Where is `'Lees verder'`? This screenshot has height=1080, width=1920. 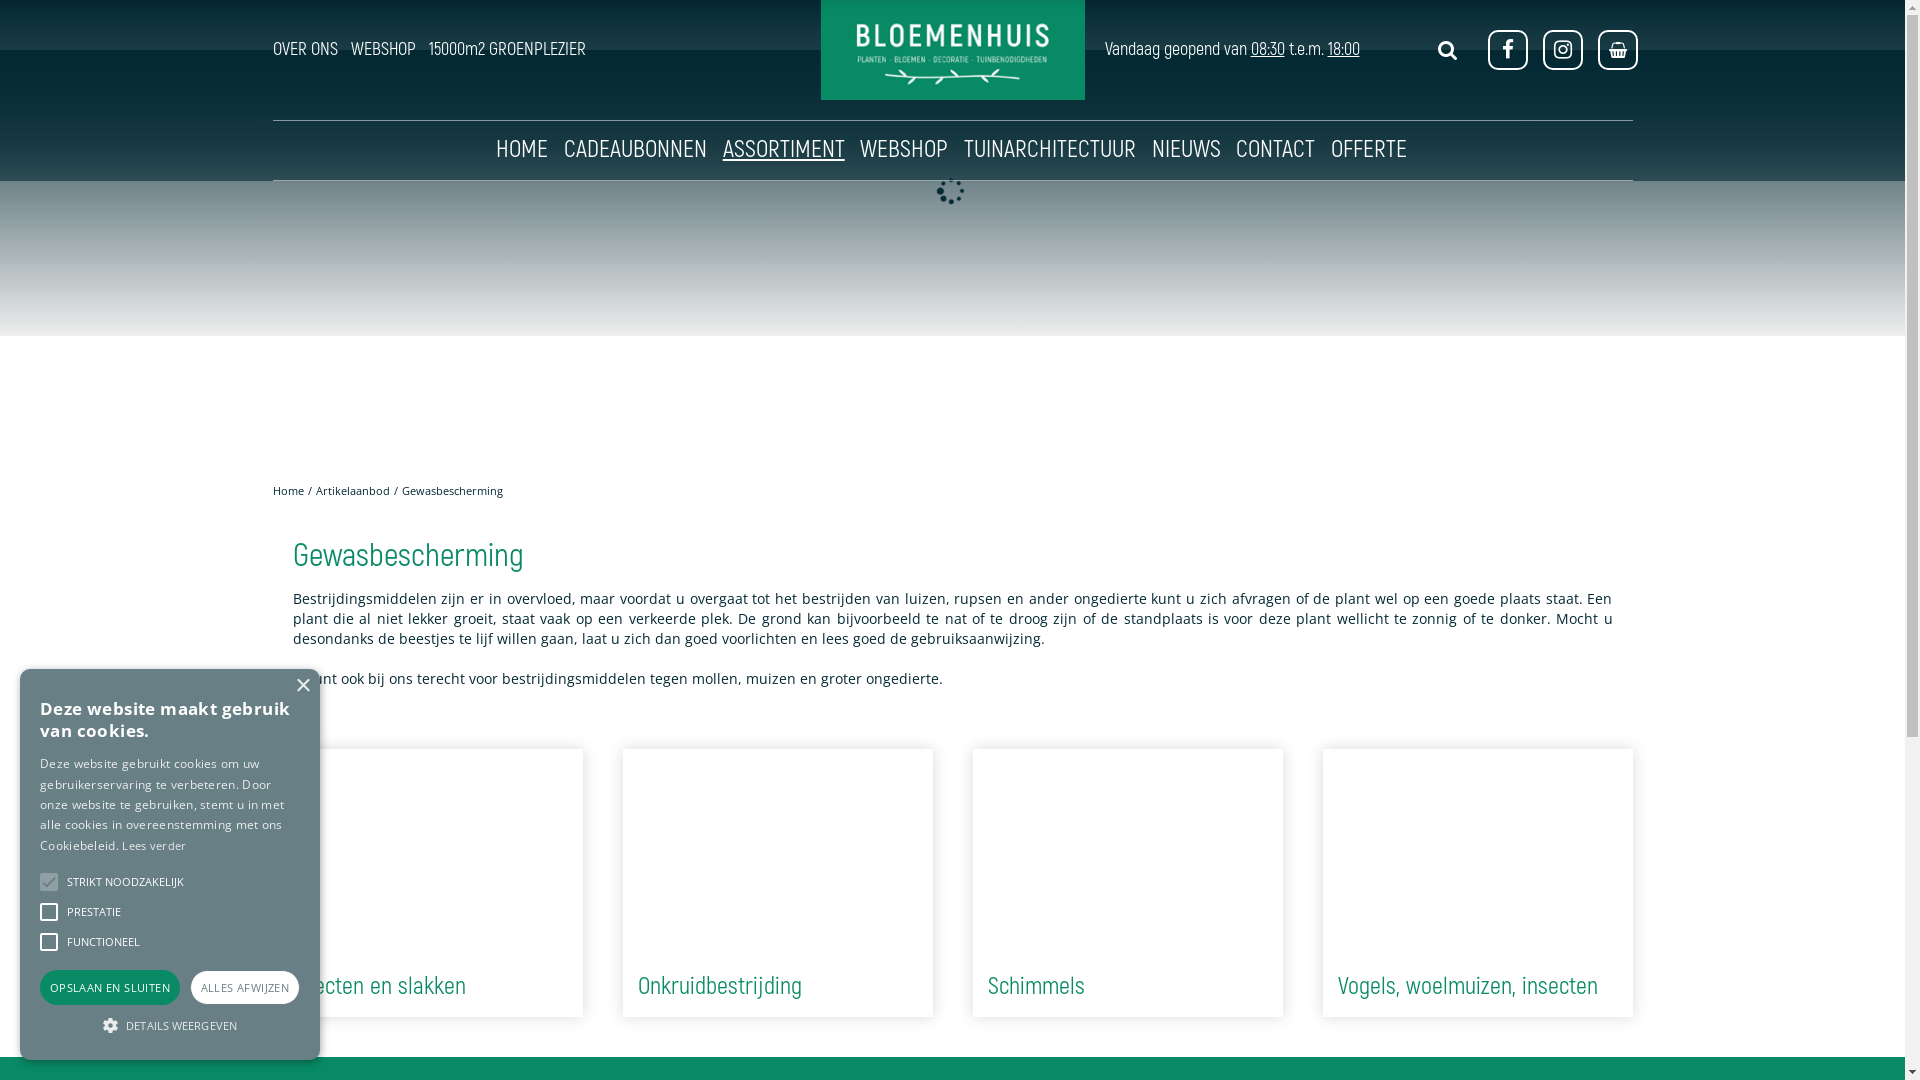
'Lees verder' is located at coordinates (120, 845).